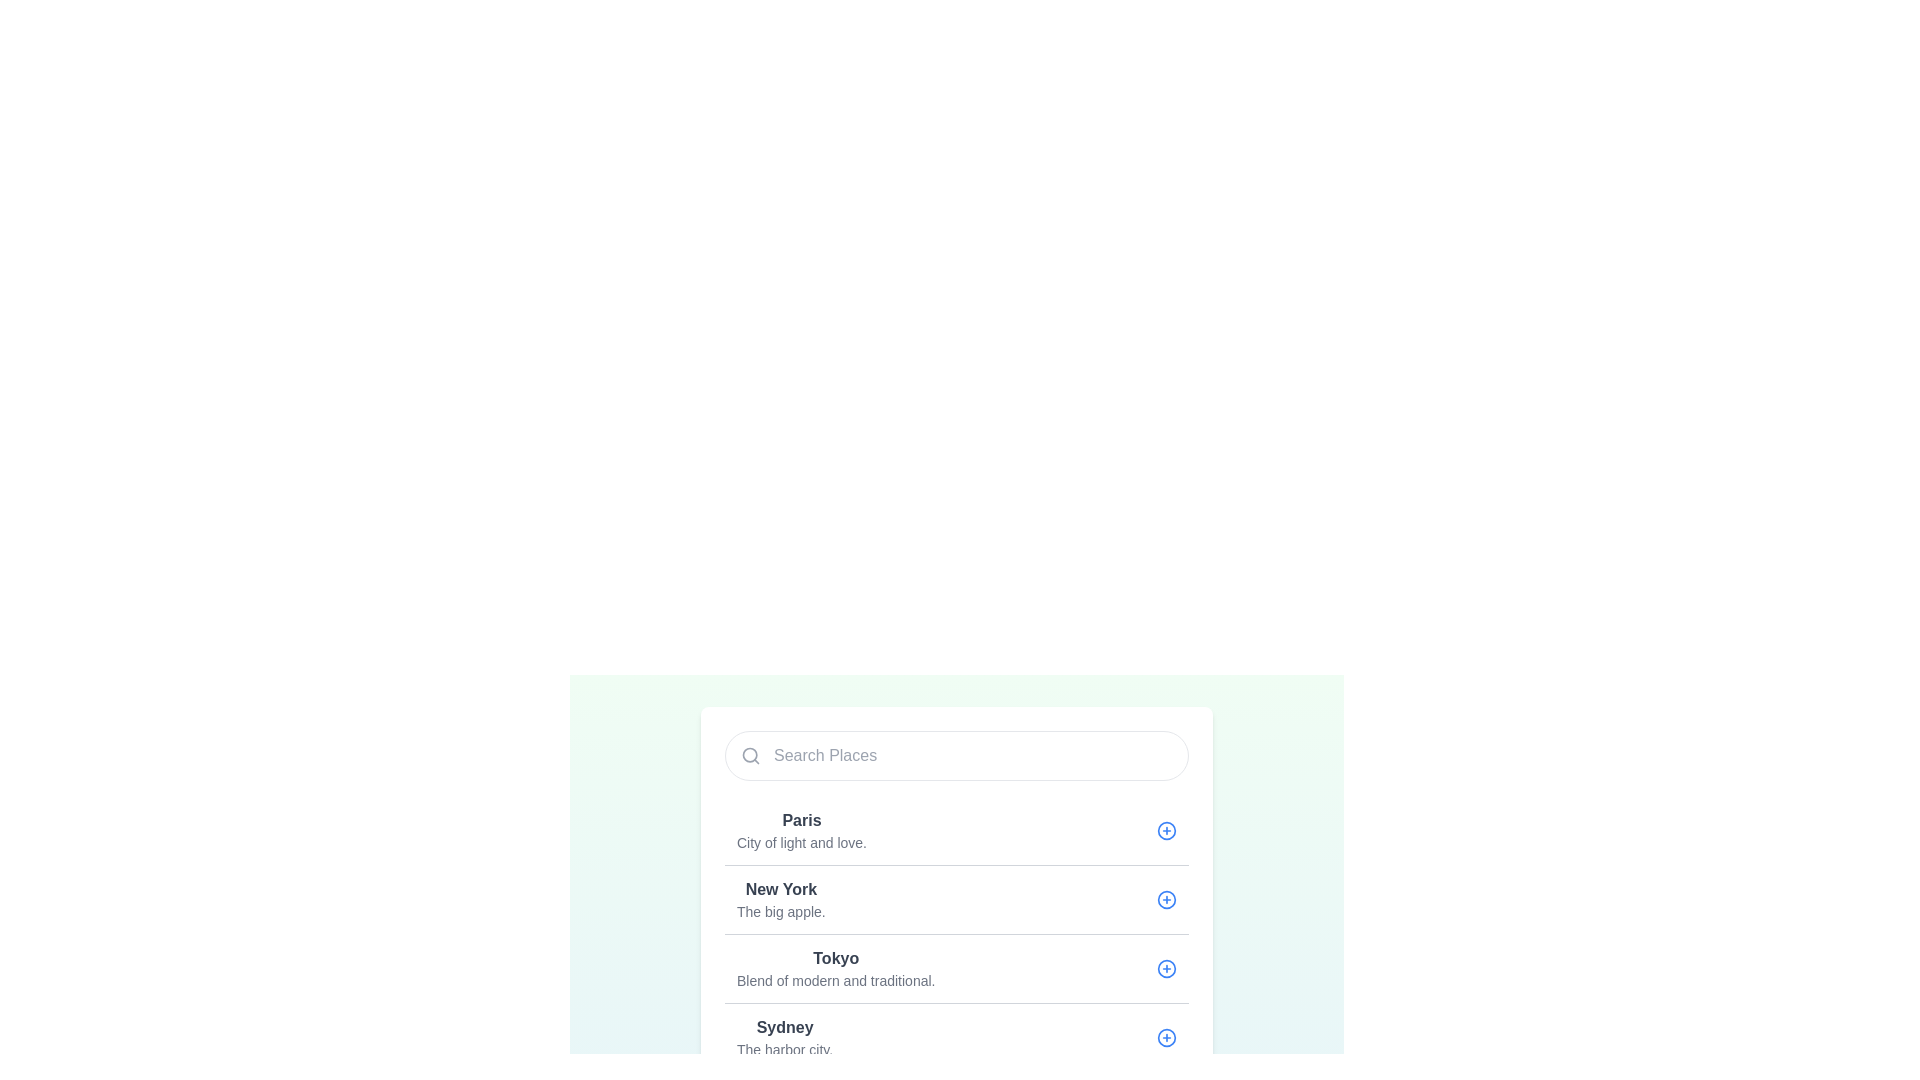 This screenshot has height=1080, width=1920. I want to click on the second item in the list that corresponds to 'New York', which is located directly below the 'Paris' row, so click(955, 897).